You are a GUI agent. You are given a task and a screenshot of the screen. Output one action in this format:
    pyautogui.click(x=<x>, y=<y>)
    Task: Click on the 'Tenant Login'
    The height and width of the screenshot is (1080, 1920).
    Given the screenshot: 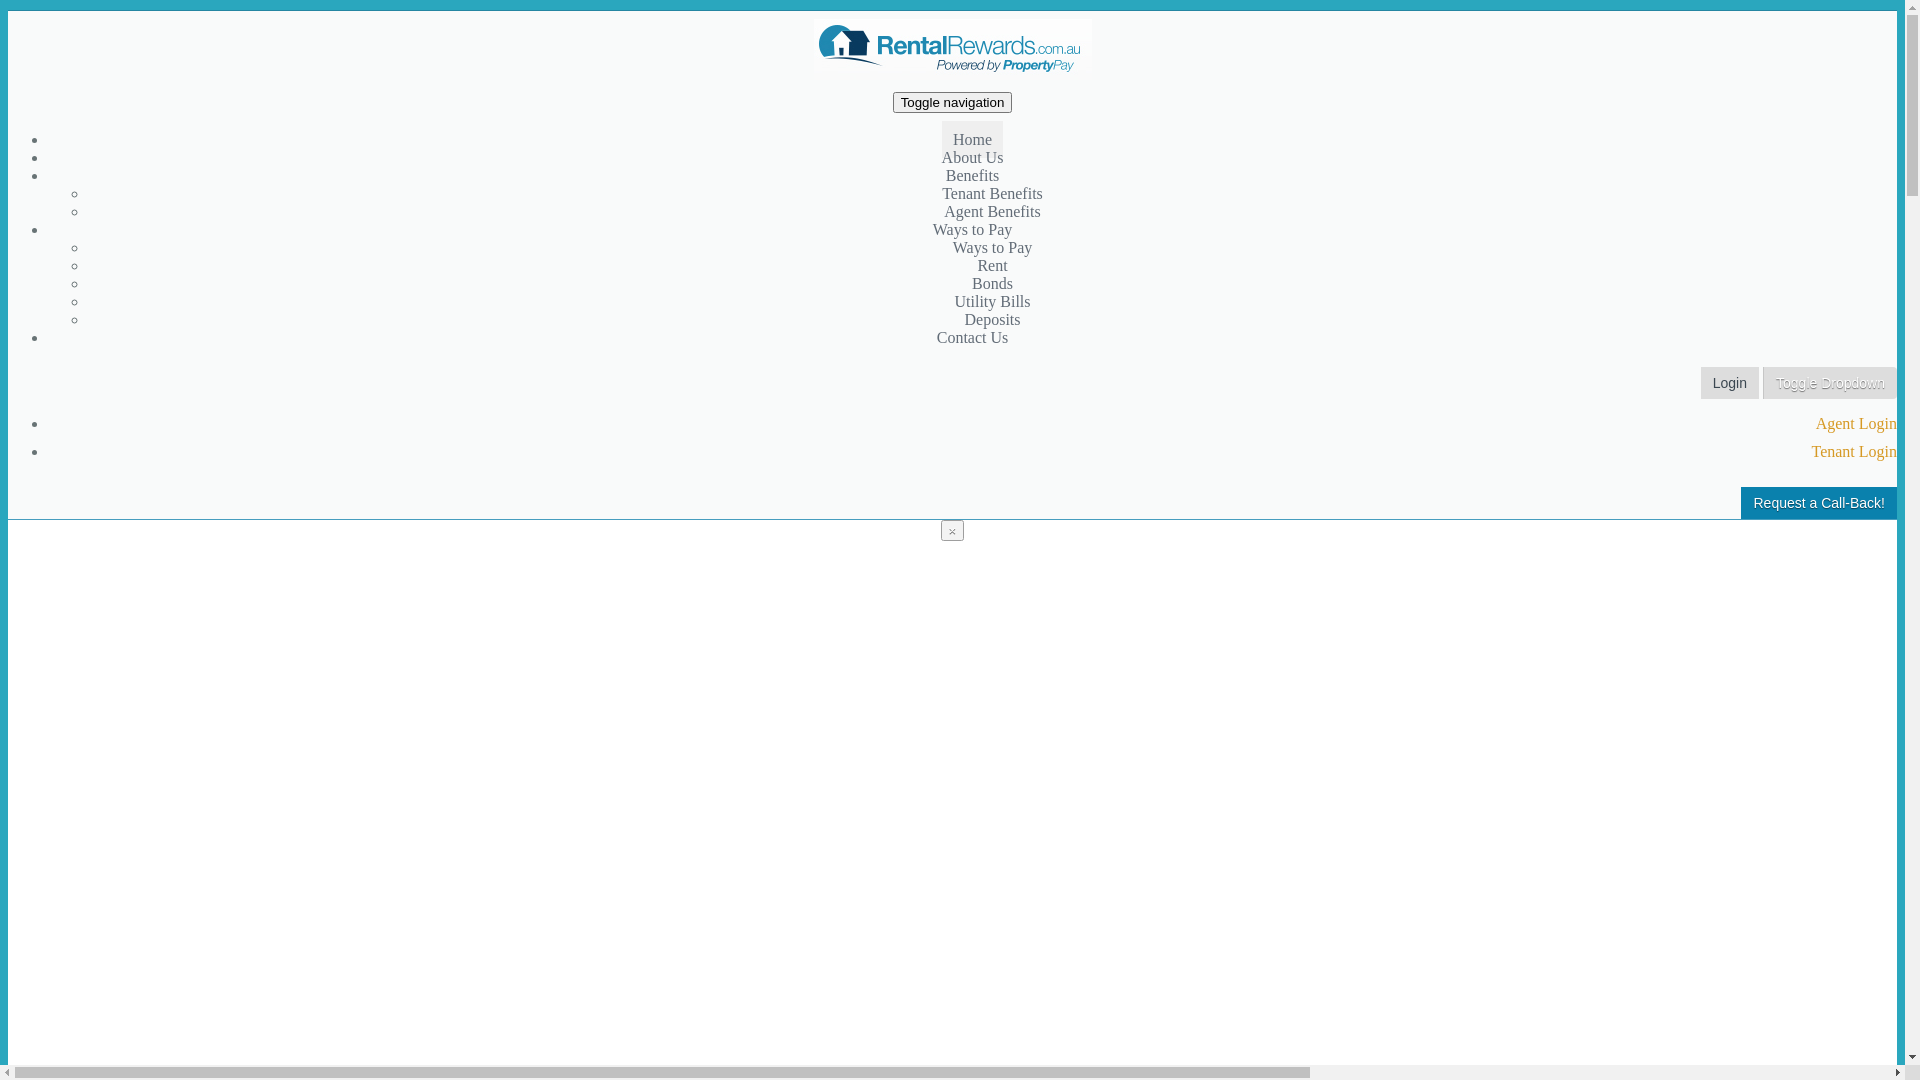 What is the action you would take?
    pyautogui.click(x=1810, y=451)
    